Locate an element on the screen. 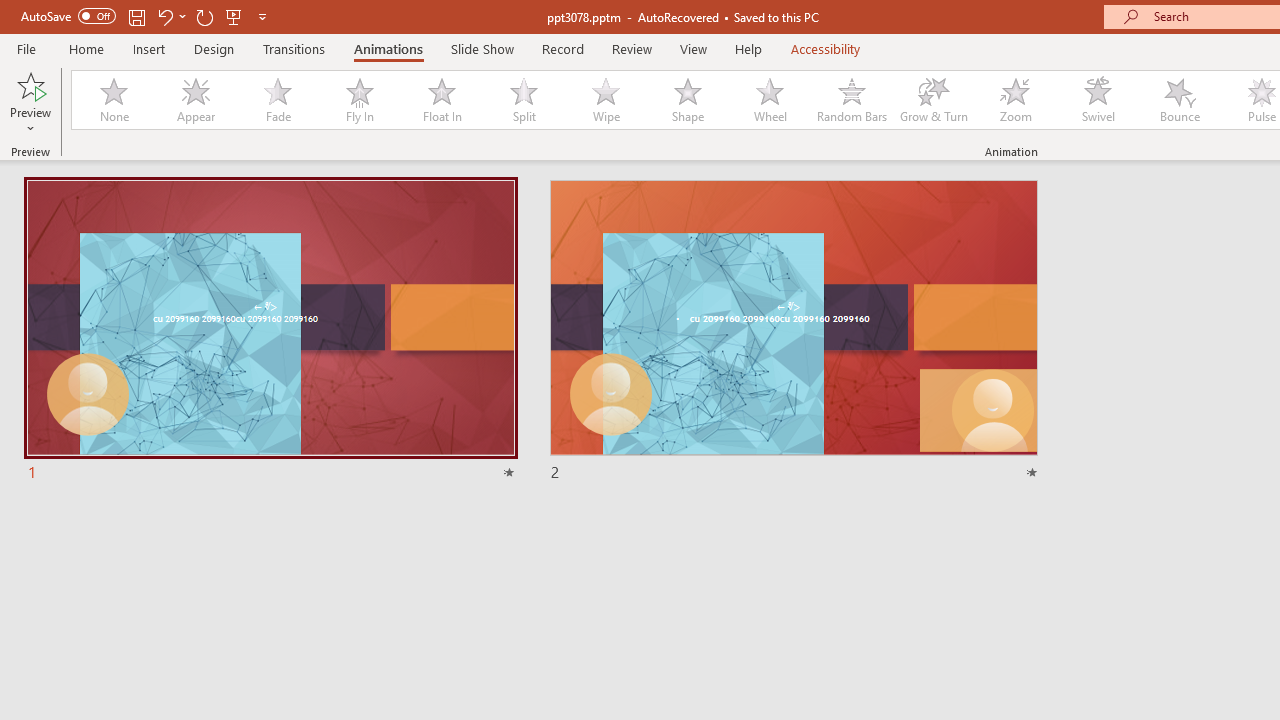 The image size is (1280, 720). 'Bounce' is located at coordinates (1180, 100).